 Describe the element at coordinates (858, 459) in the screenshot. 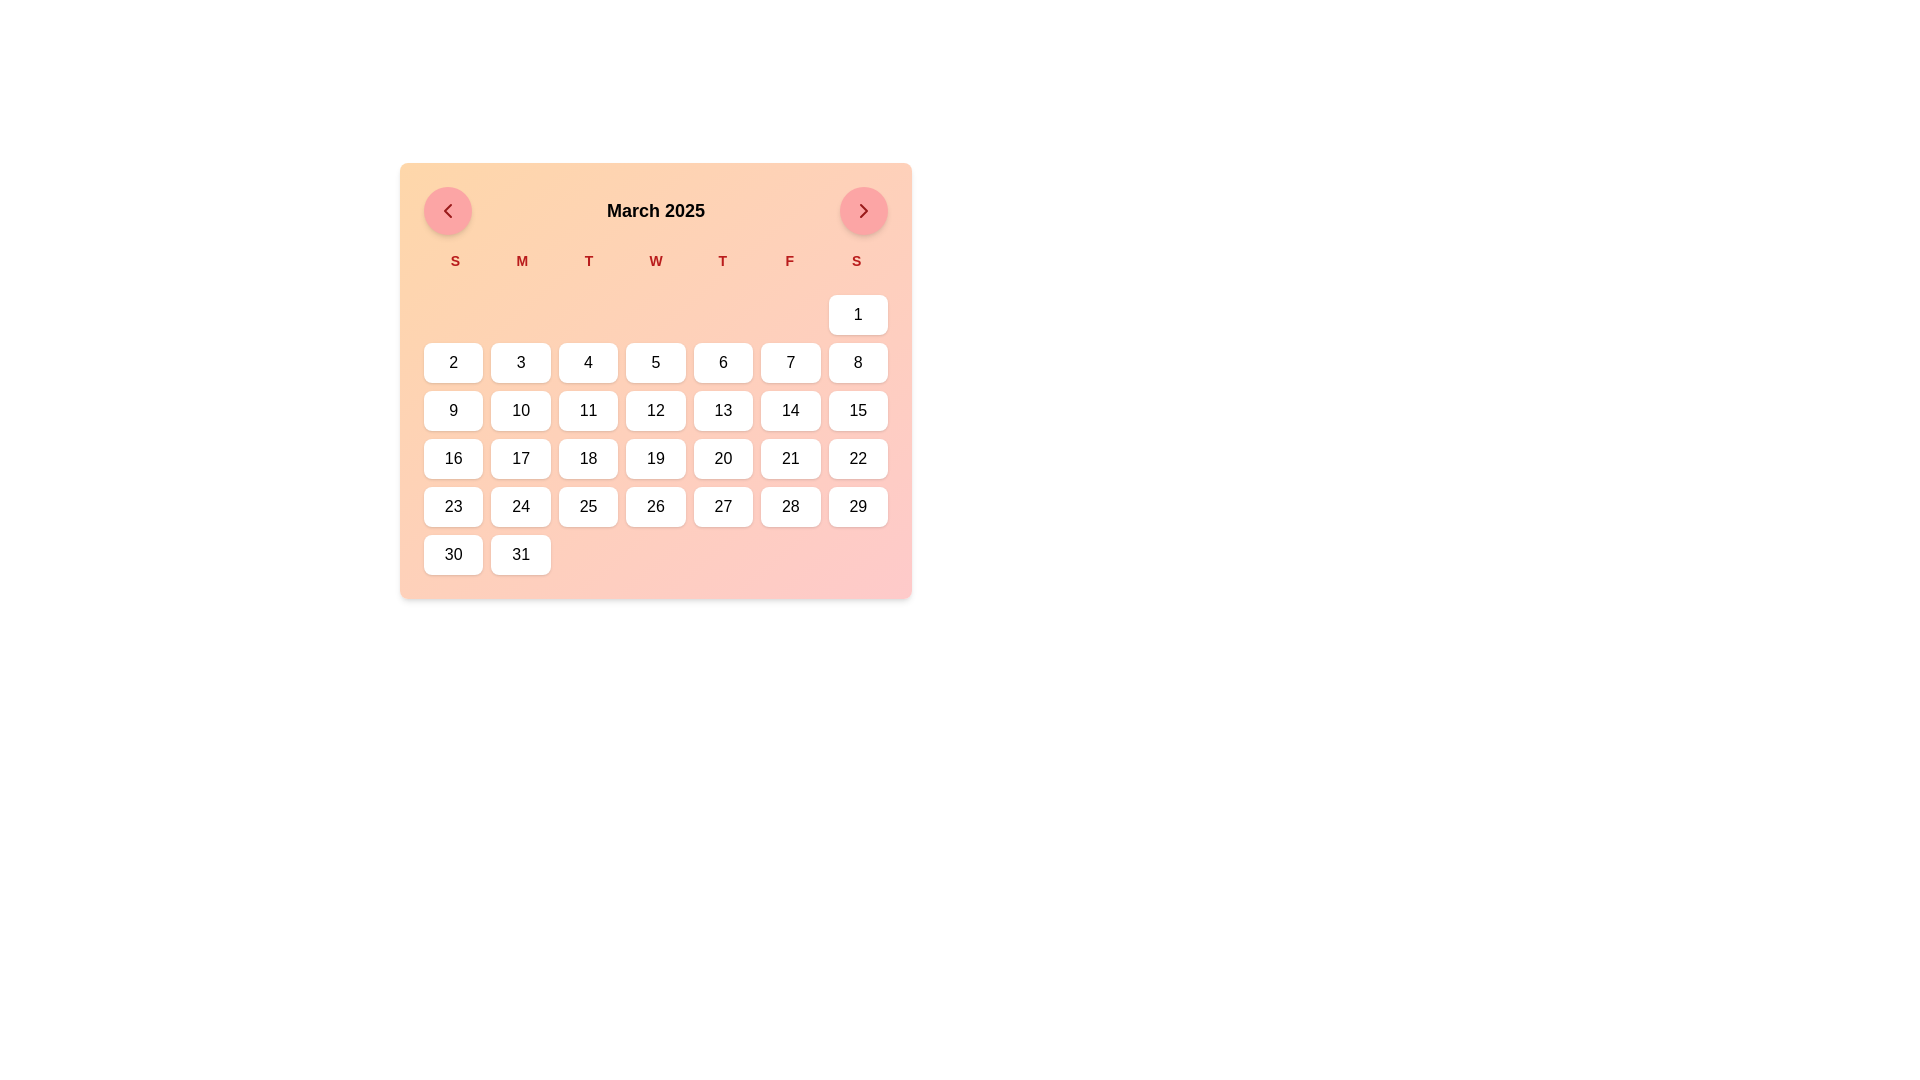

I see `the button representing the date '22' in the March 2025 calendar to change its color` at that location.